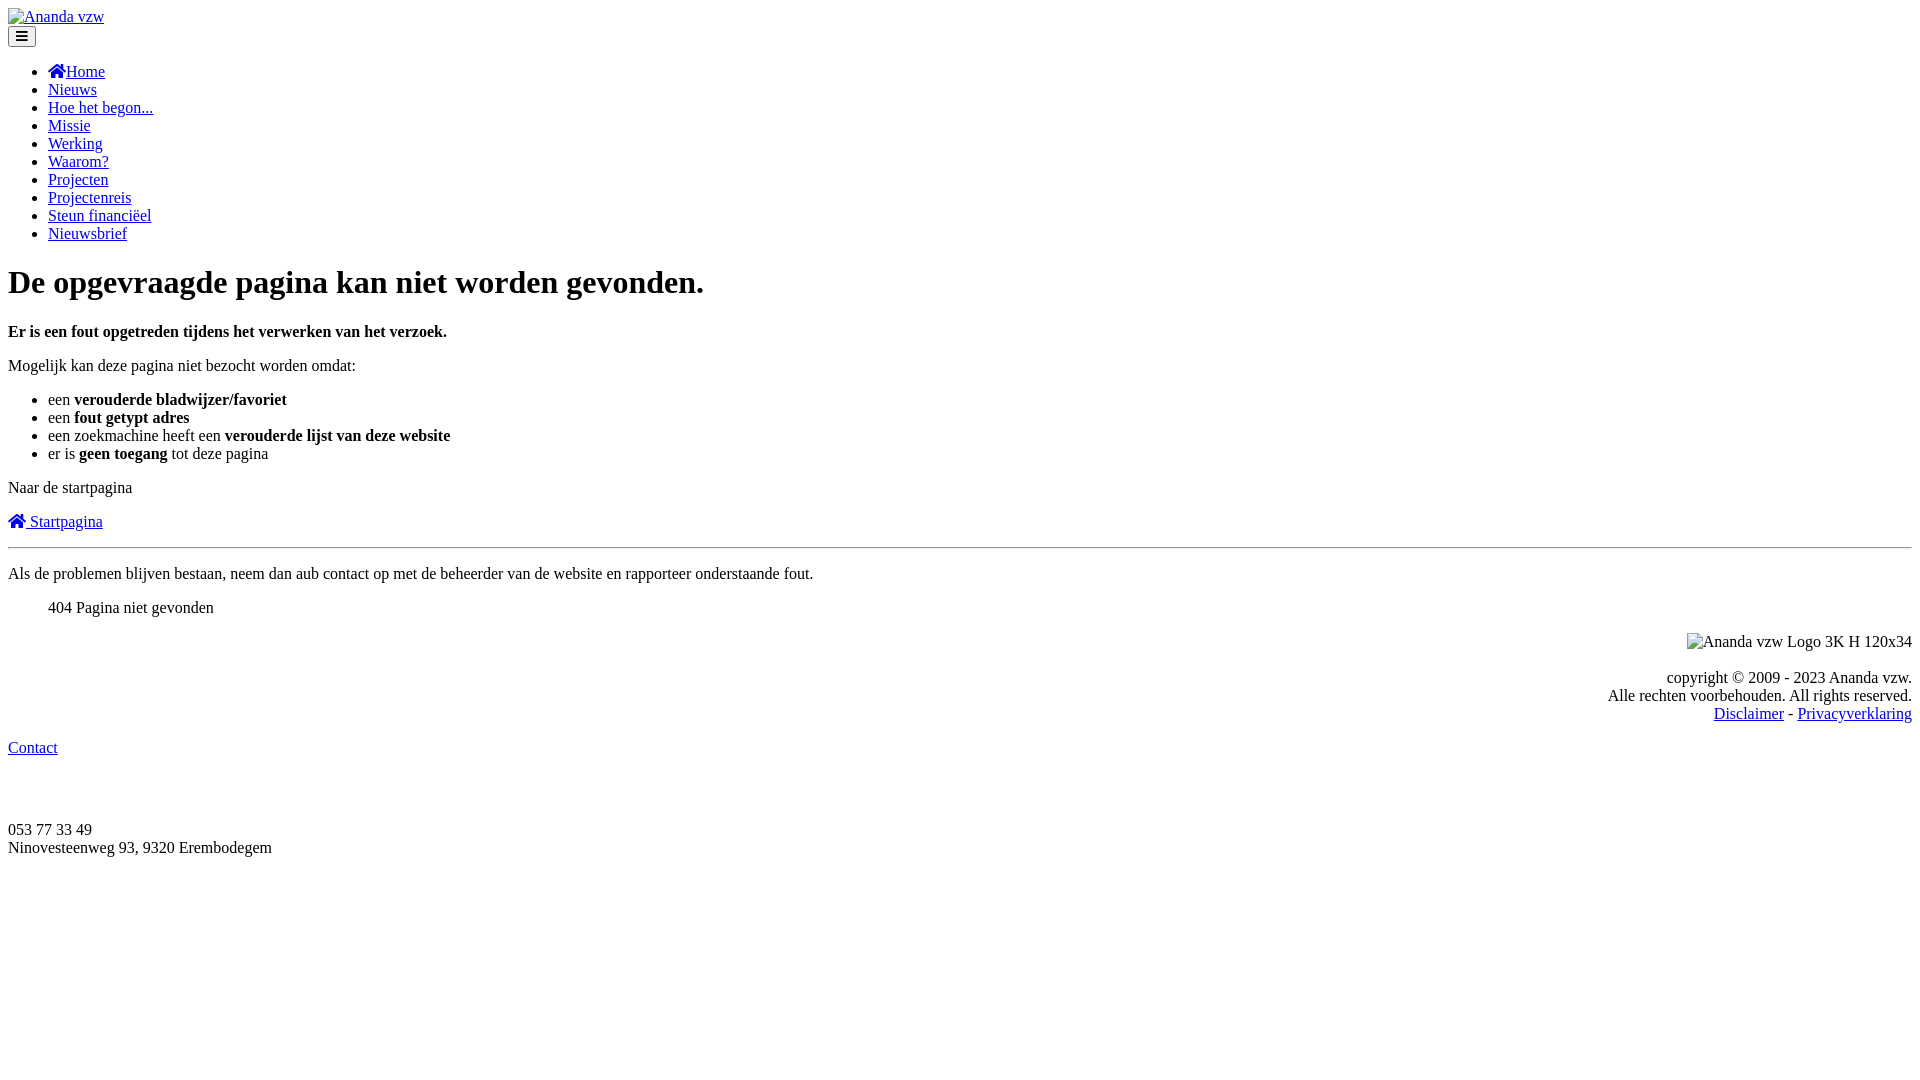  I want to click on 'Projectenreis', so click(89, 197).